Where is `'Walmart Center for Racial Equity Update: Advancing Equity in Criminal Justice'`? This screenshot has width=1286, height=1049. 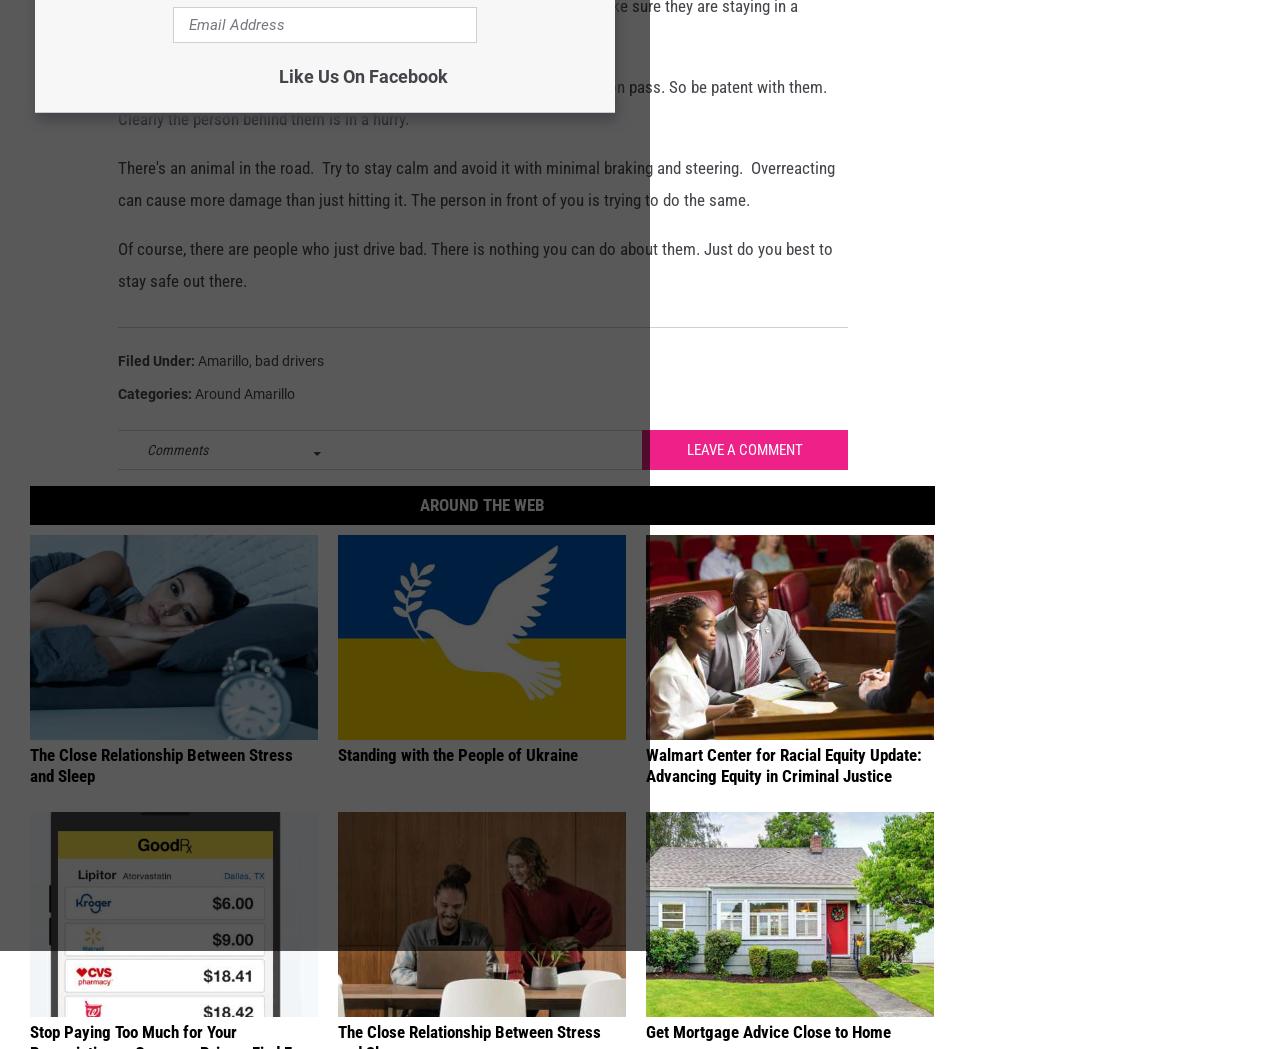
'Walmart Center for Racial Equity Update: Advancing Equity in Criminal Justice' is located at coordinates (783, 797).